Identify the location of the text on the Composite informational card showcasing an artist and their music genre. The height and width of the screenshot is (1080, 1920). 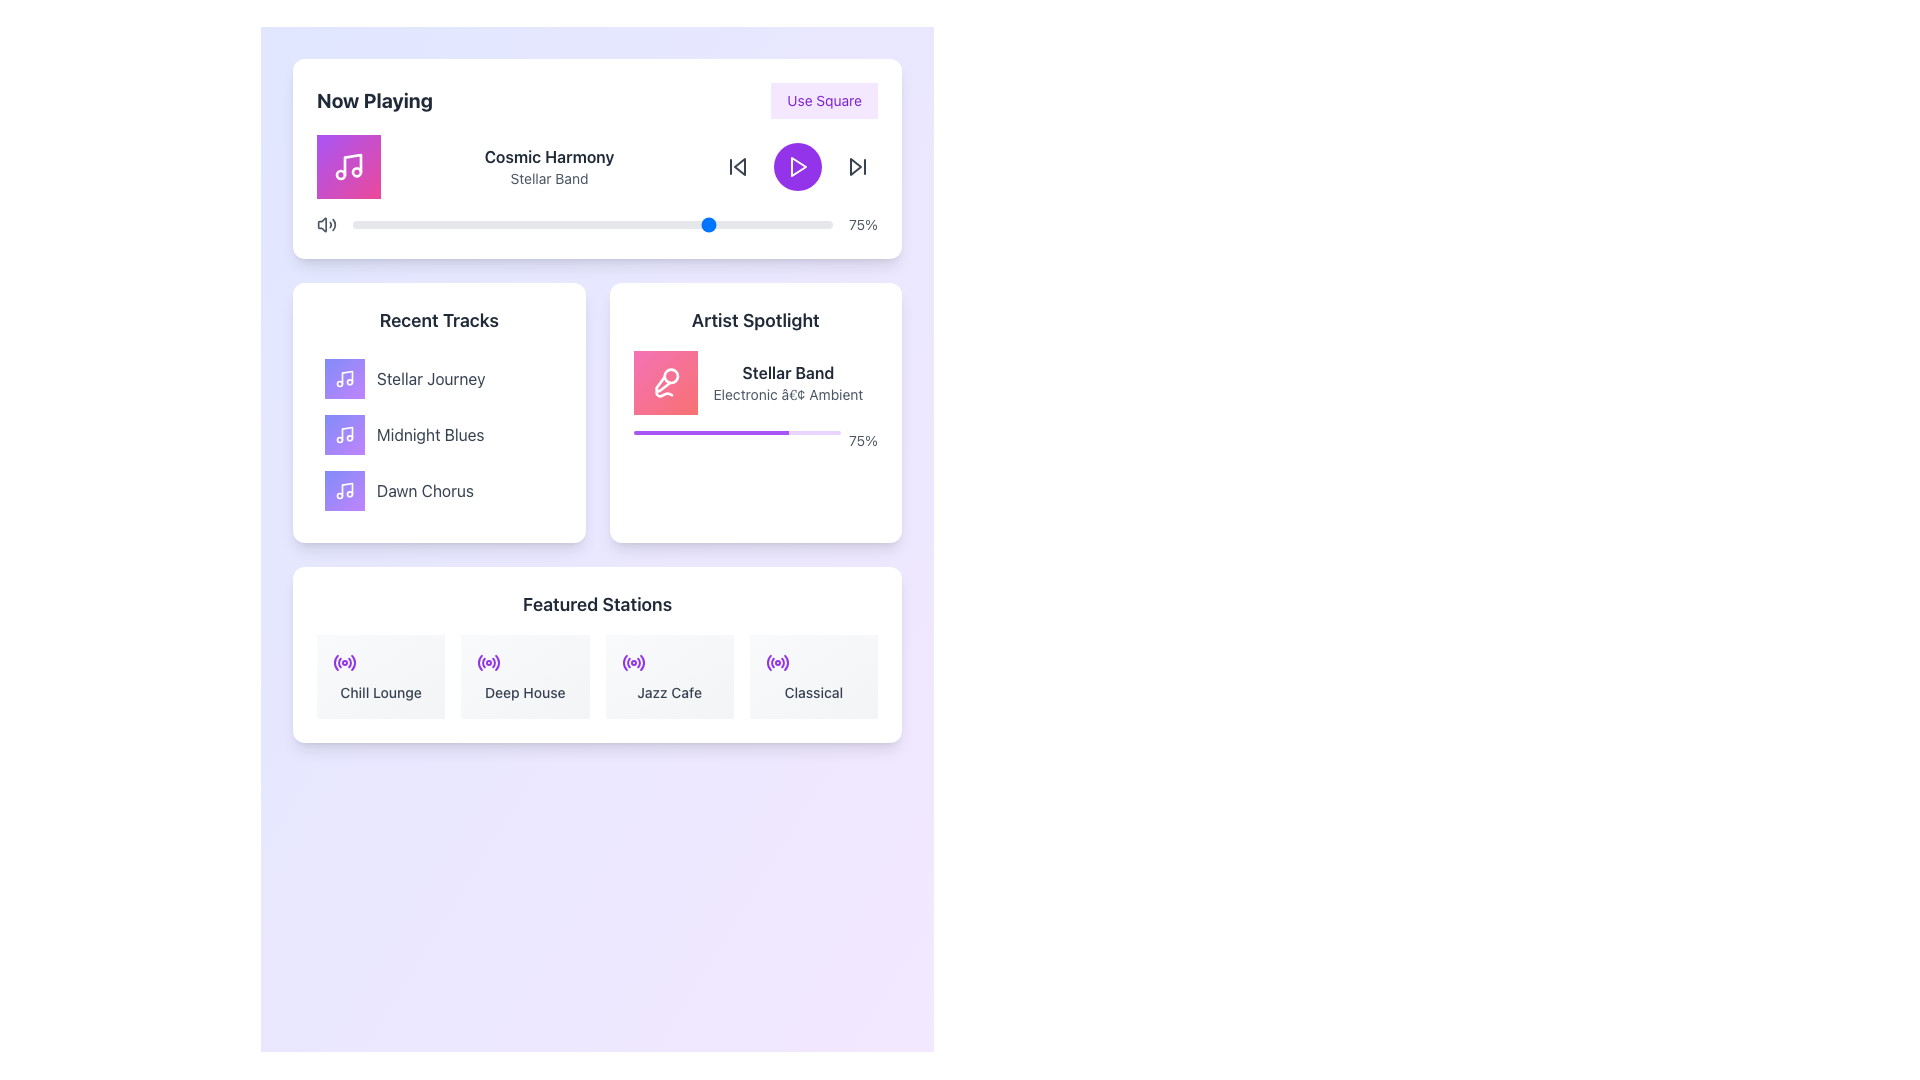
(754, 401).